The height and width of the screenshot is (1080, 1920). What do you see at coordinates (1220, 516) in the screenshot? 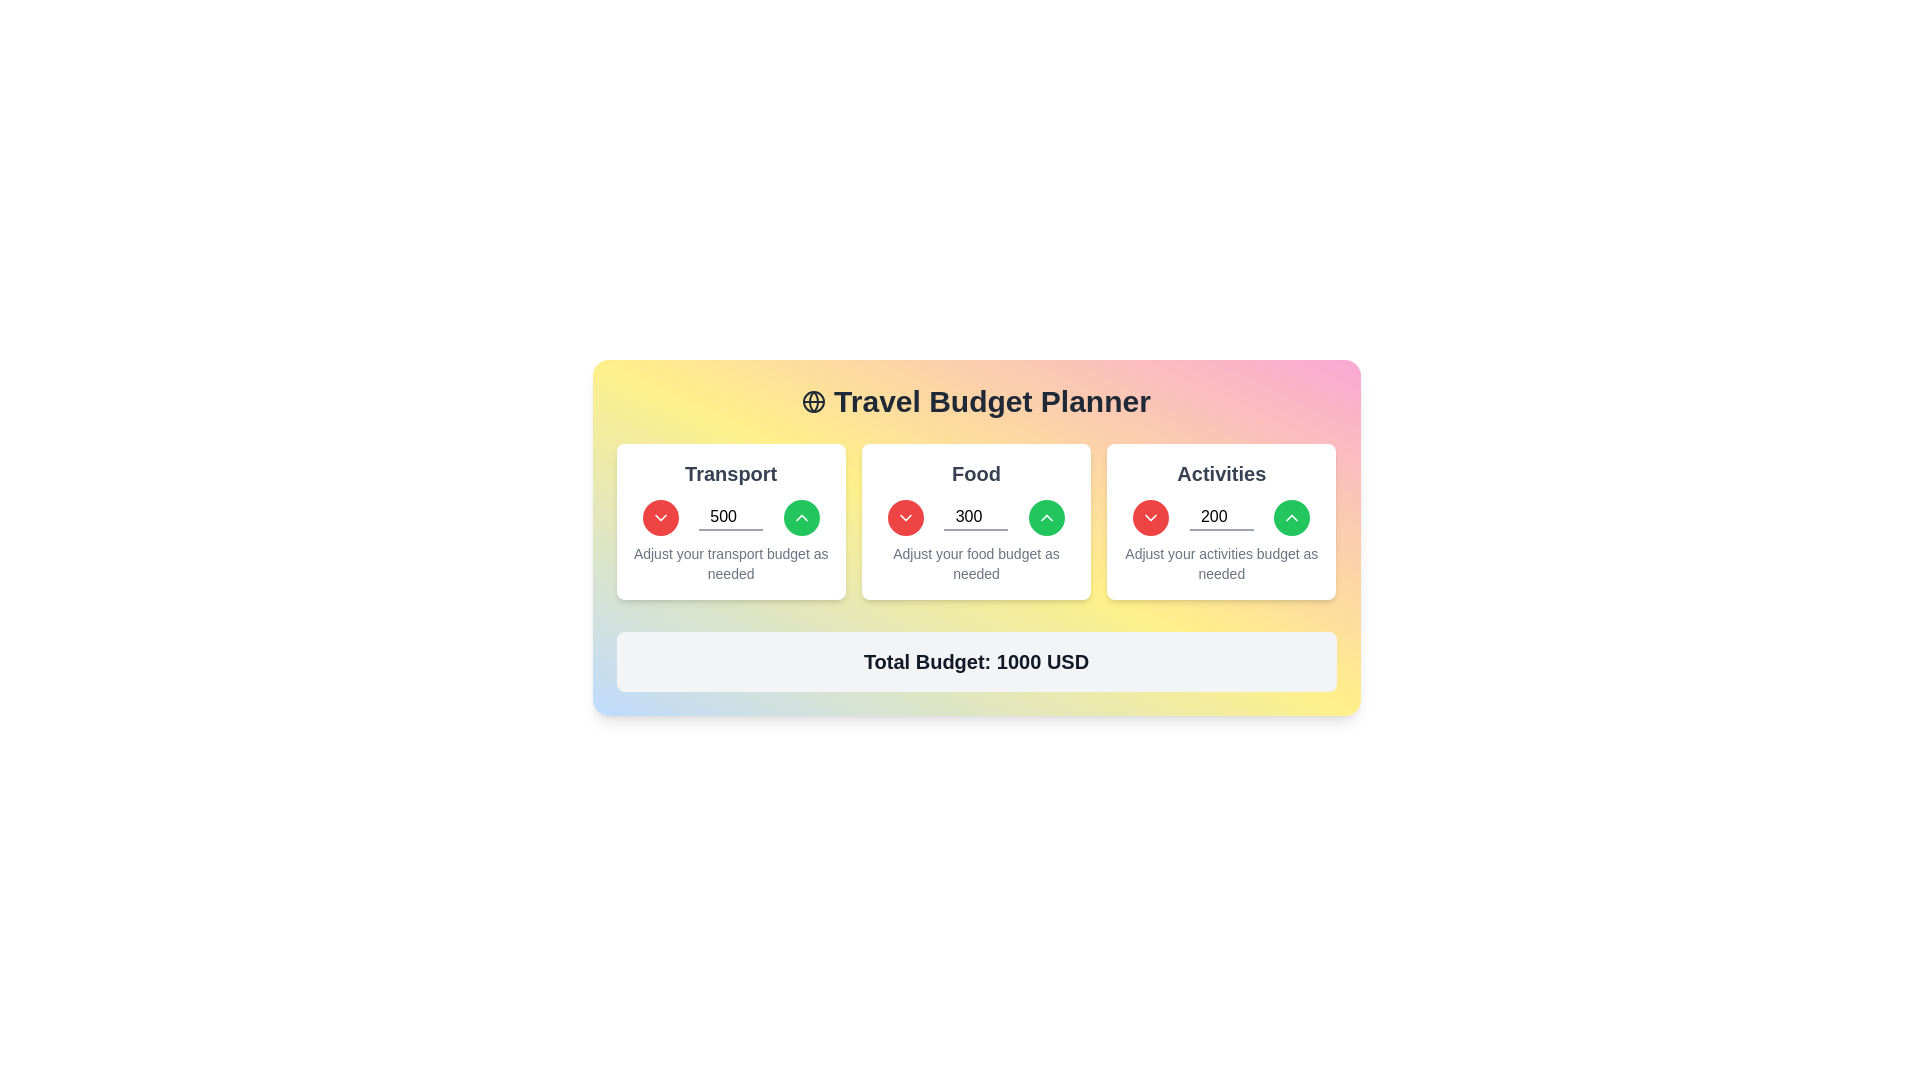
I see `the numeric input field displaying the value '200'` at bounding box center [1220, 516].